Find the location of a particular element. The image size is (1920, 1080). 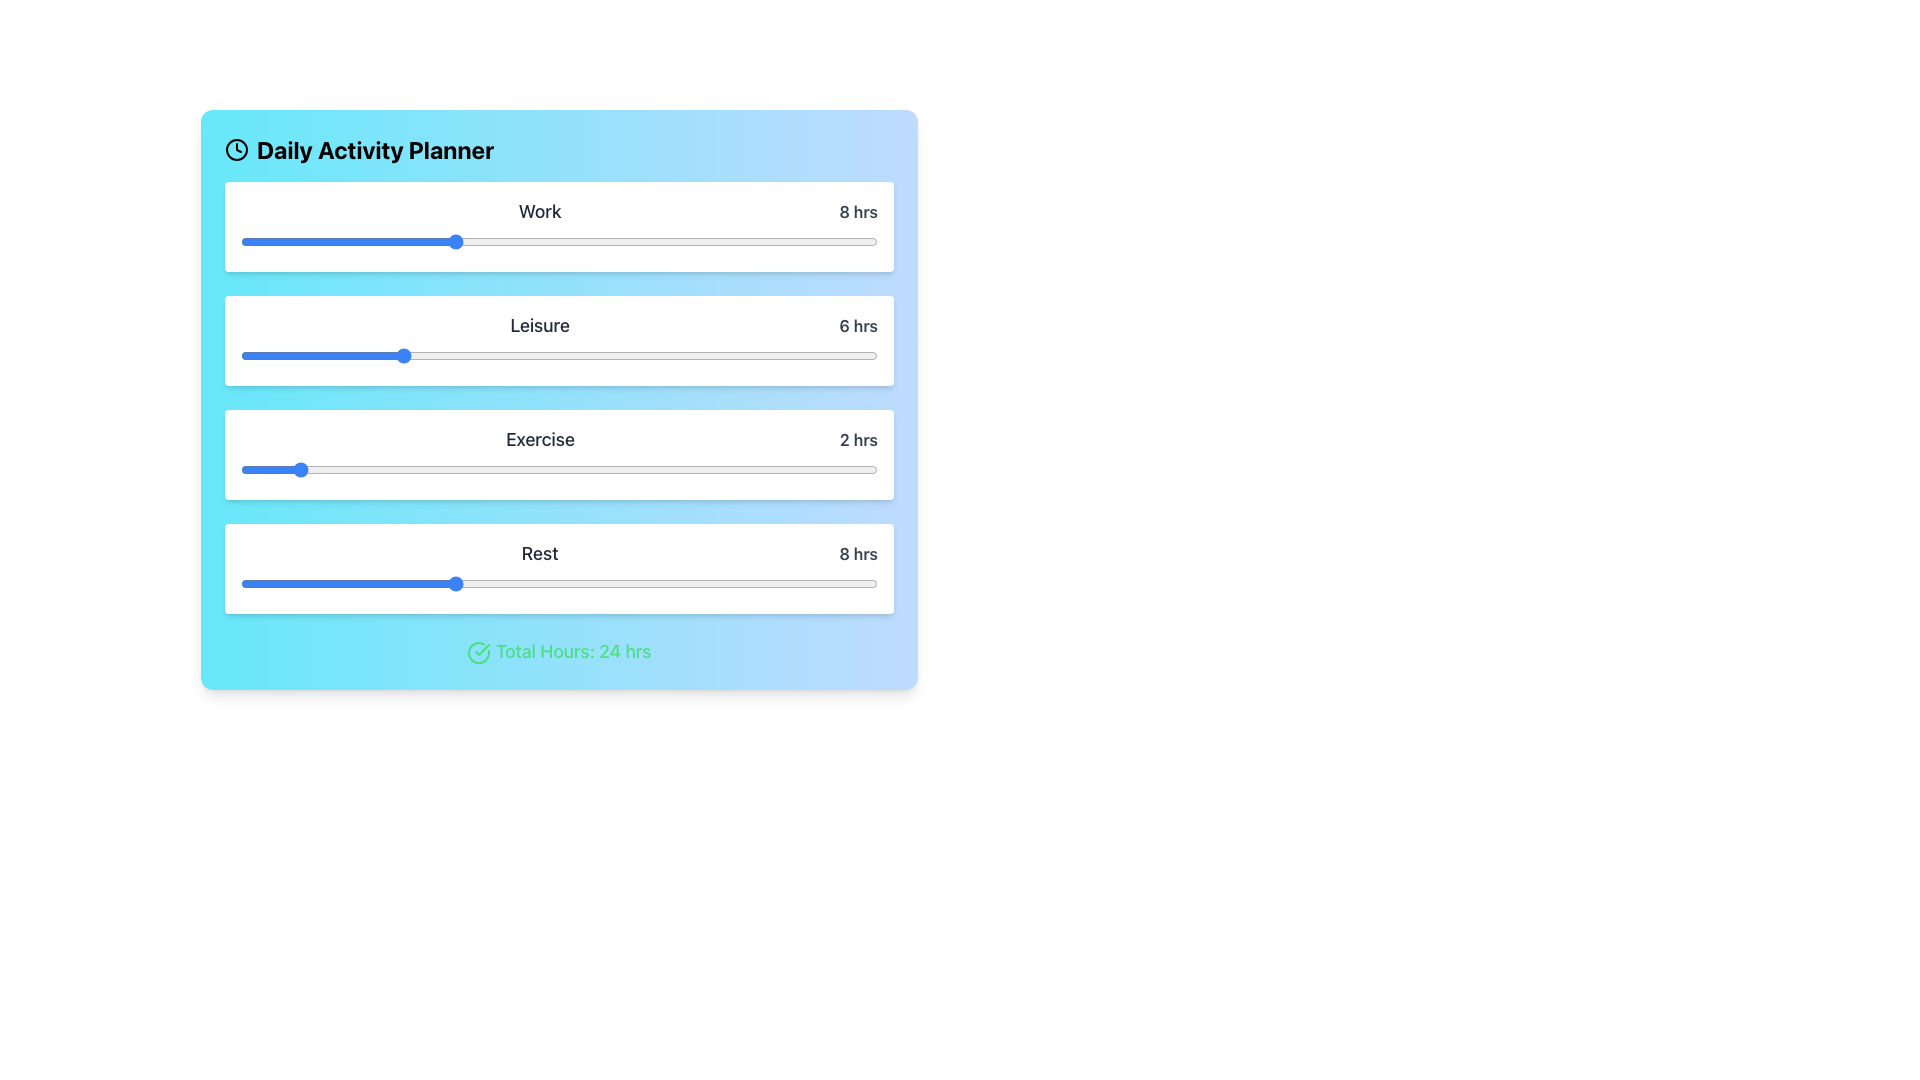

the Exercise duration is located at coordinates (293, 470).